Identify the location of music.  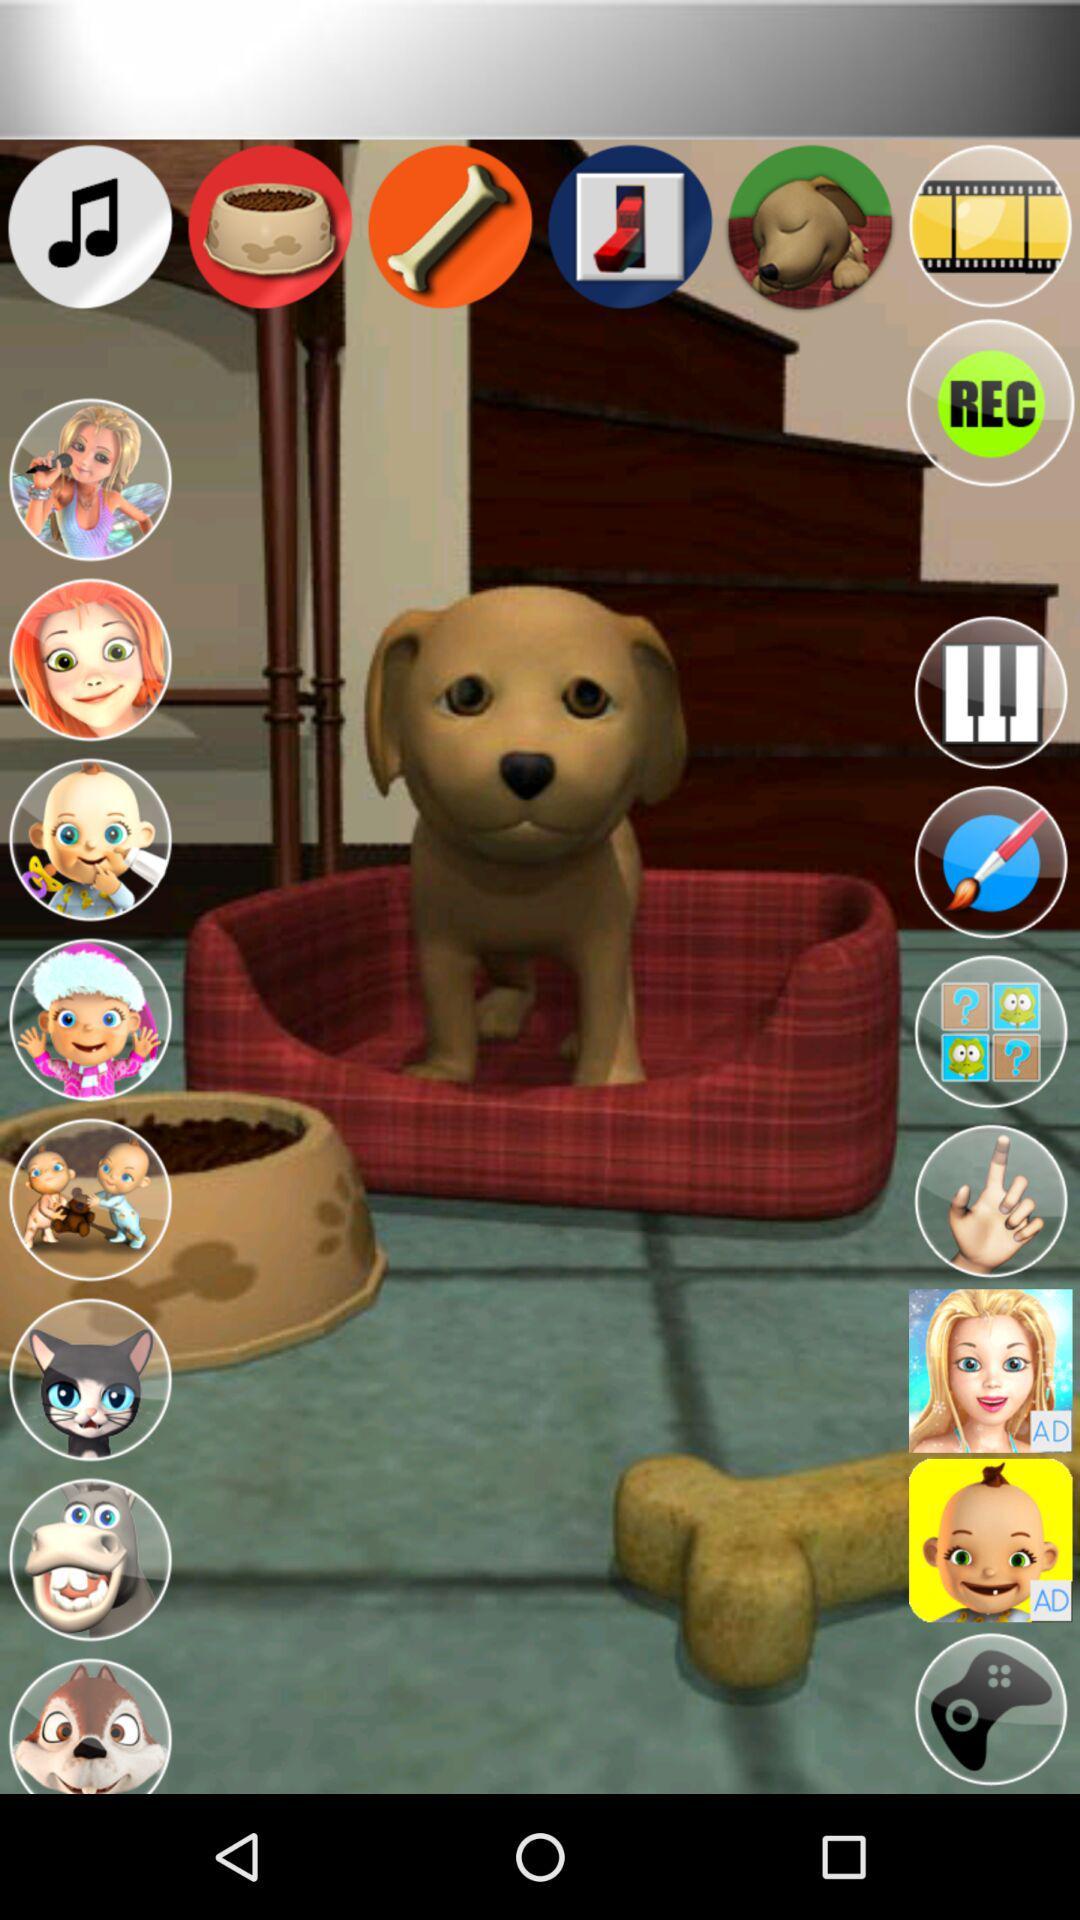
(990, 692).